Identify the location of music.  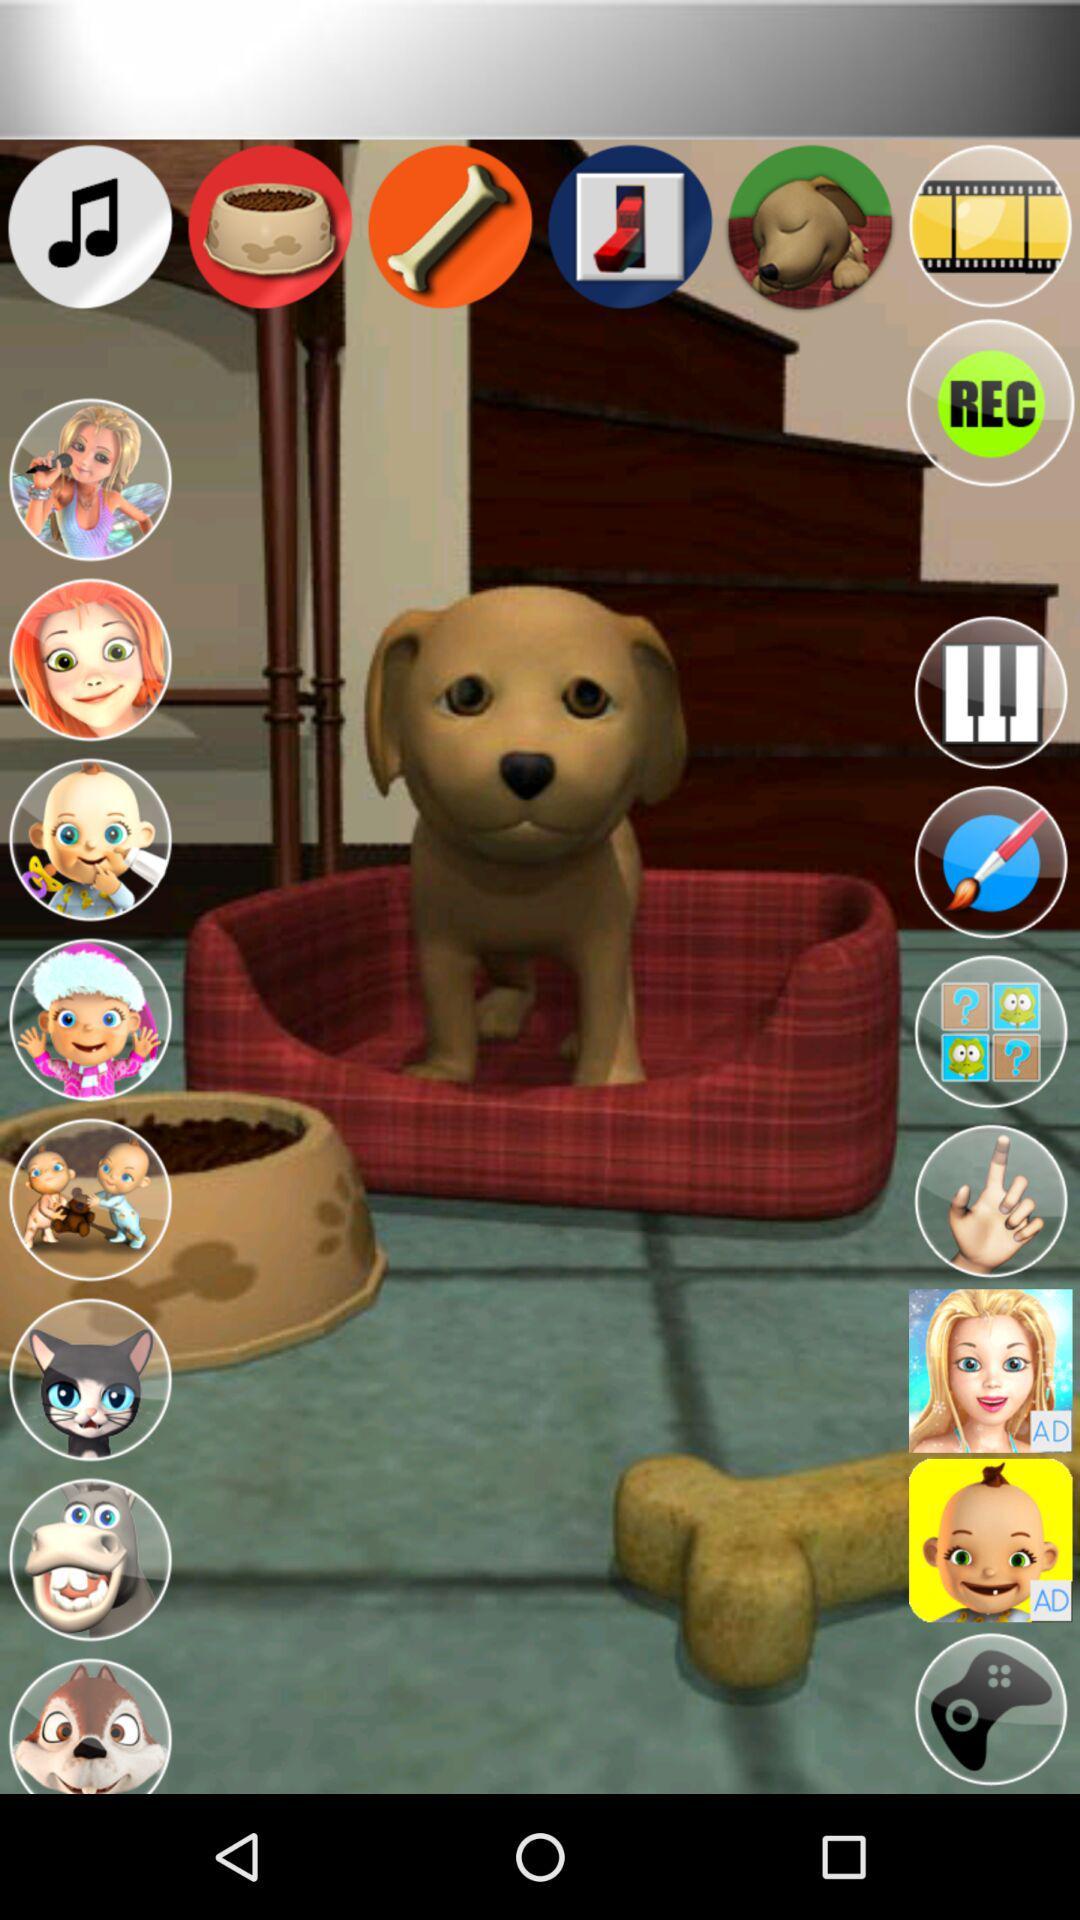
(990, 692).